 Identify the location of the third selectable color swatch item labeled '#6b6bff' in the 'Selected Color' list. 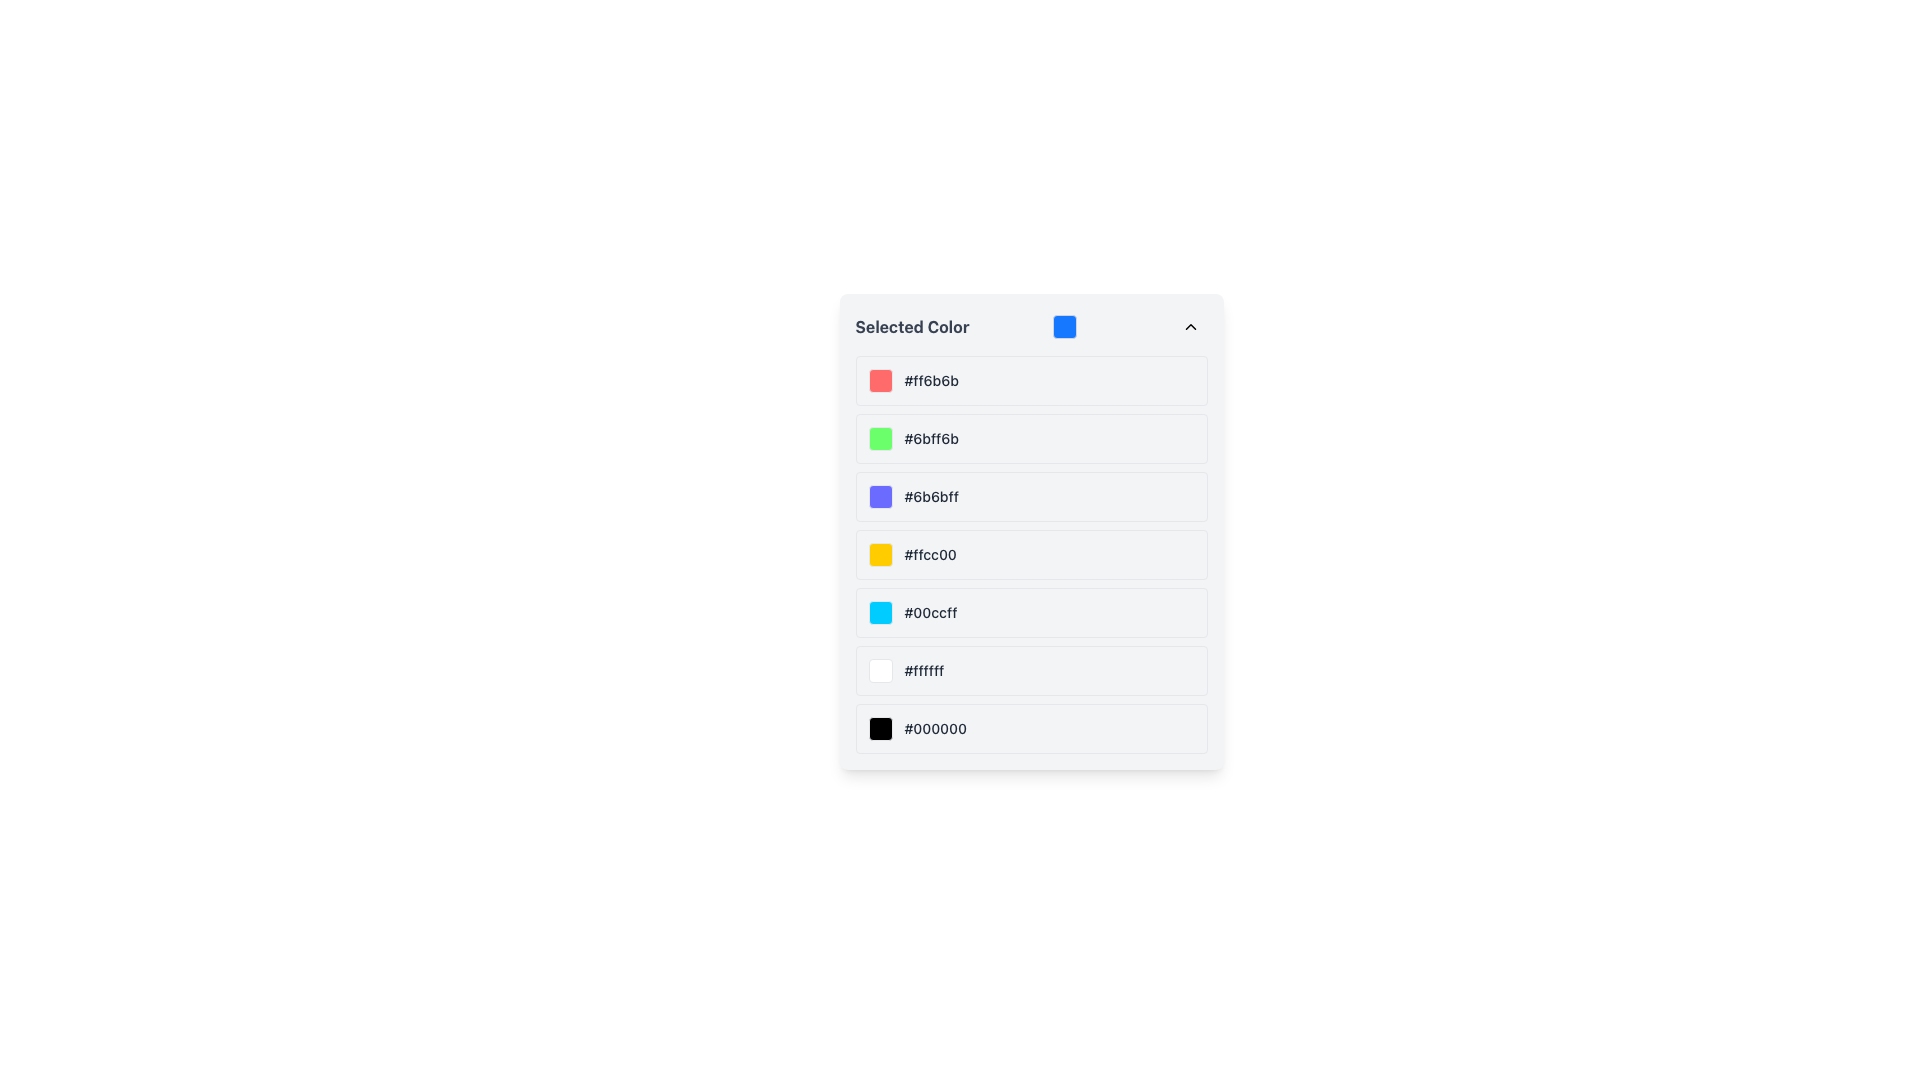
(1031, 496).